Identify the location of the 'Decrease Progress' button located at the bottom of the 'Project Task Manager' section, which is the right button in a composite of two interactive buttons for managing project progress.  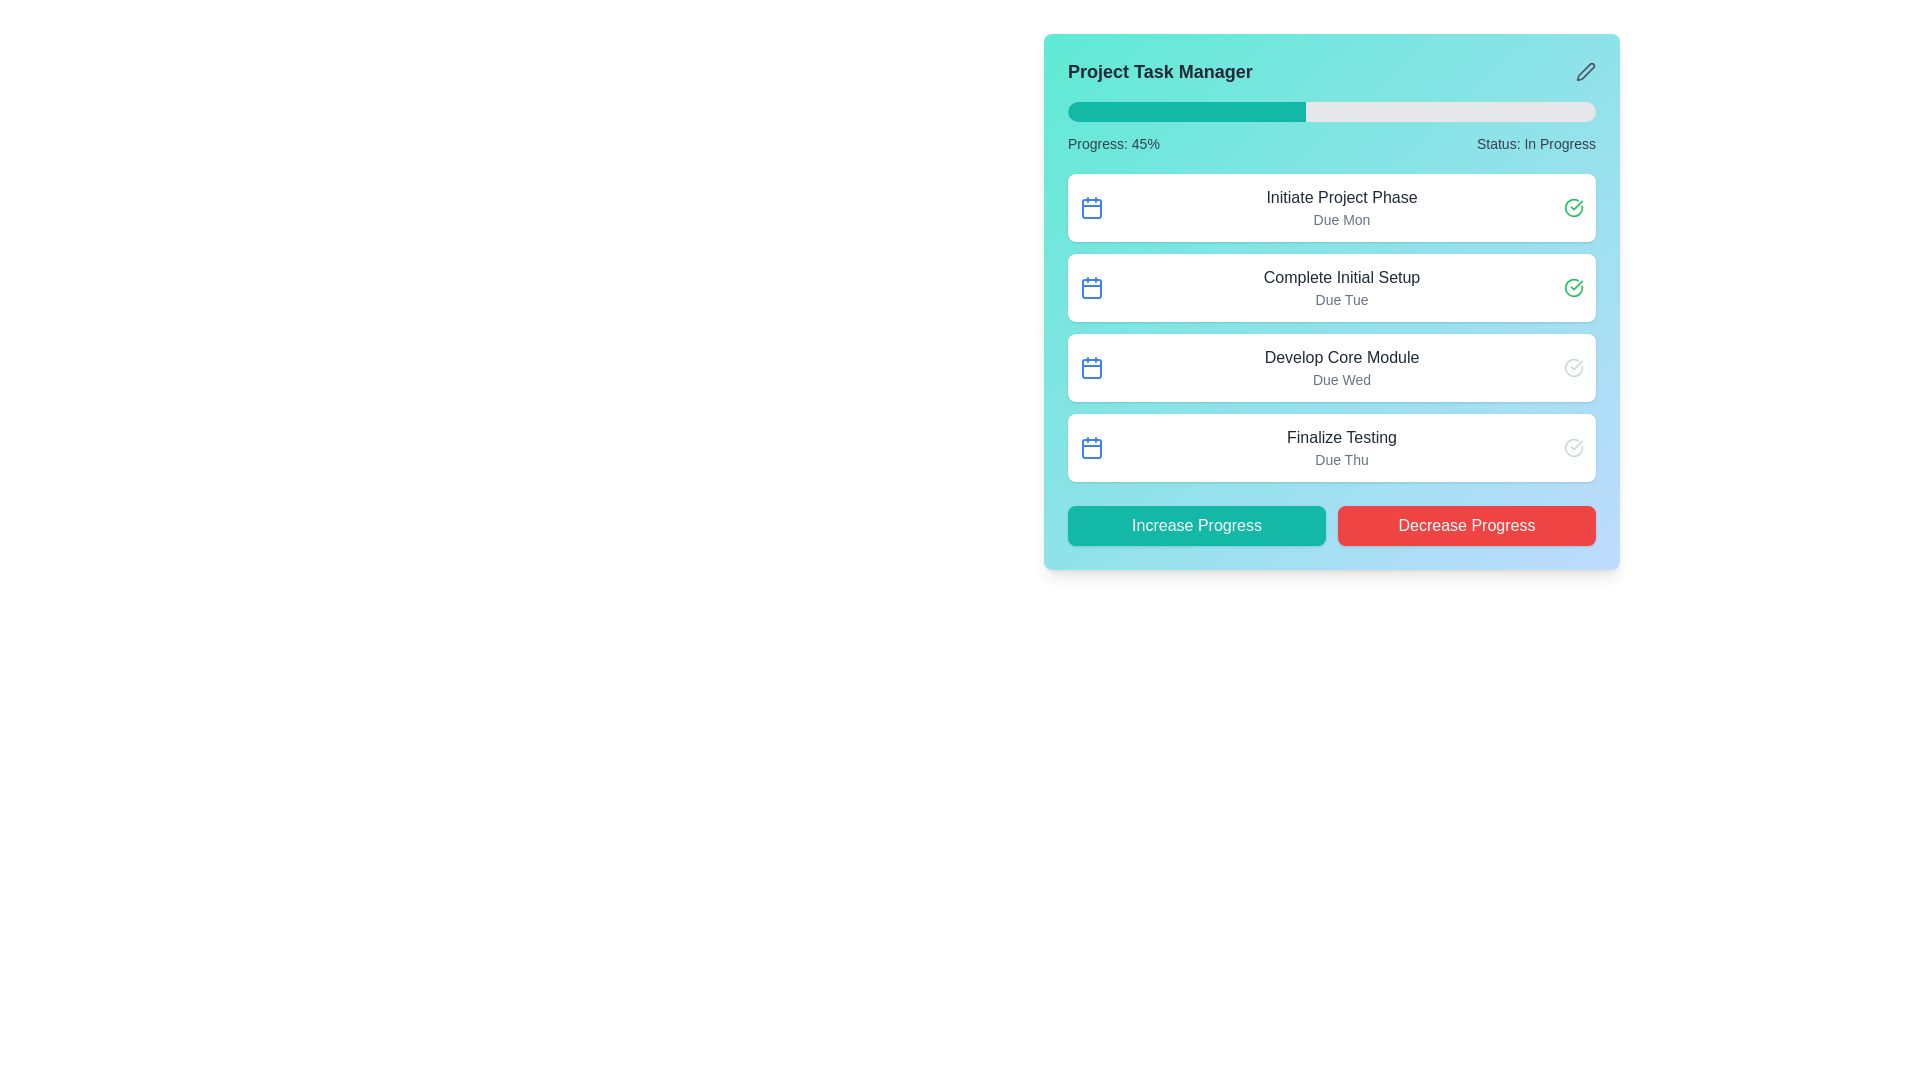
(1331, 524).